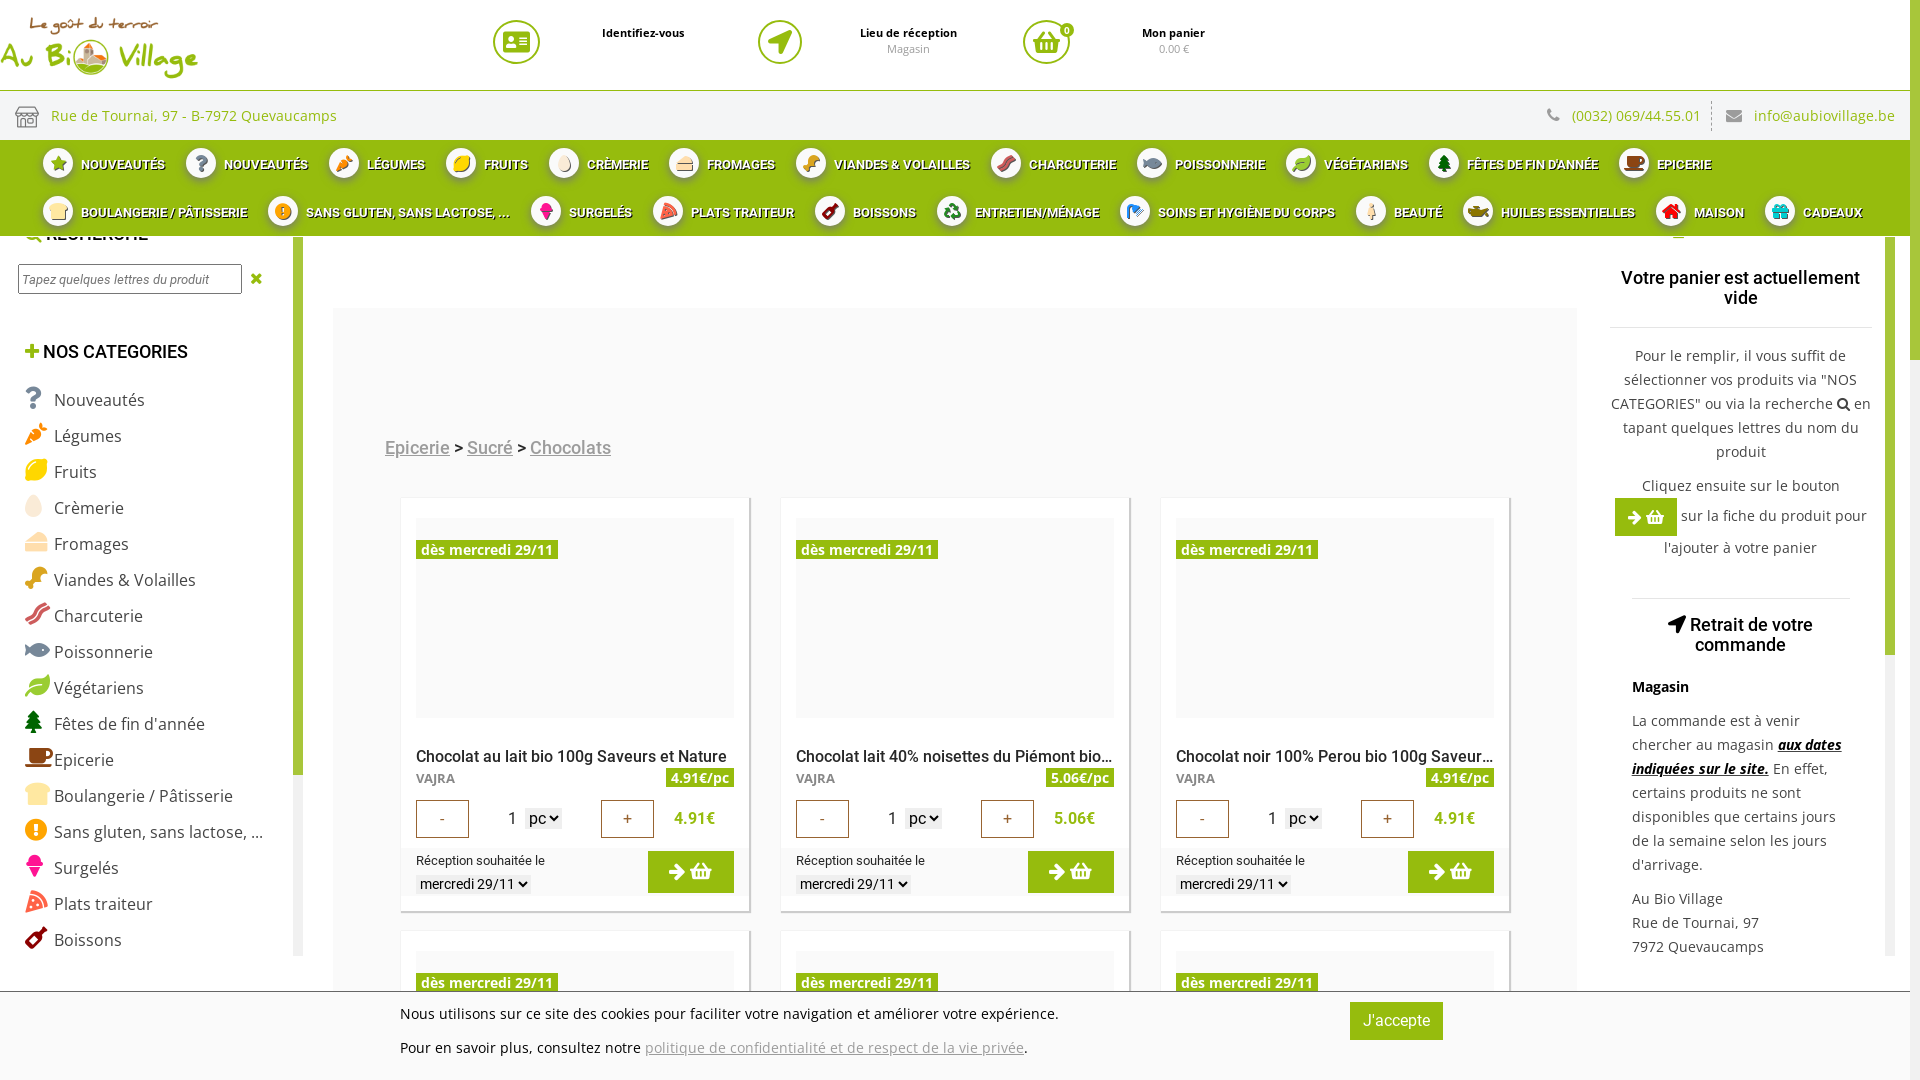 The width and height of the screenshot is (1920, 1080). I want to click on 'MAISON', so click(1696, 207).